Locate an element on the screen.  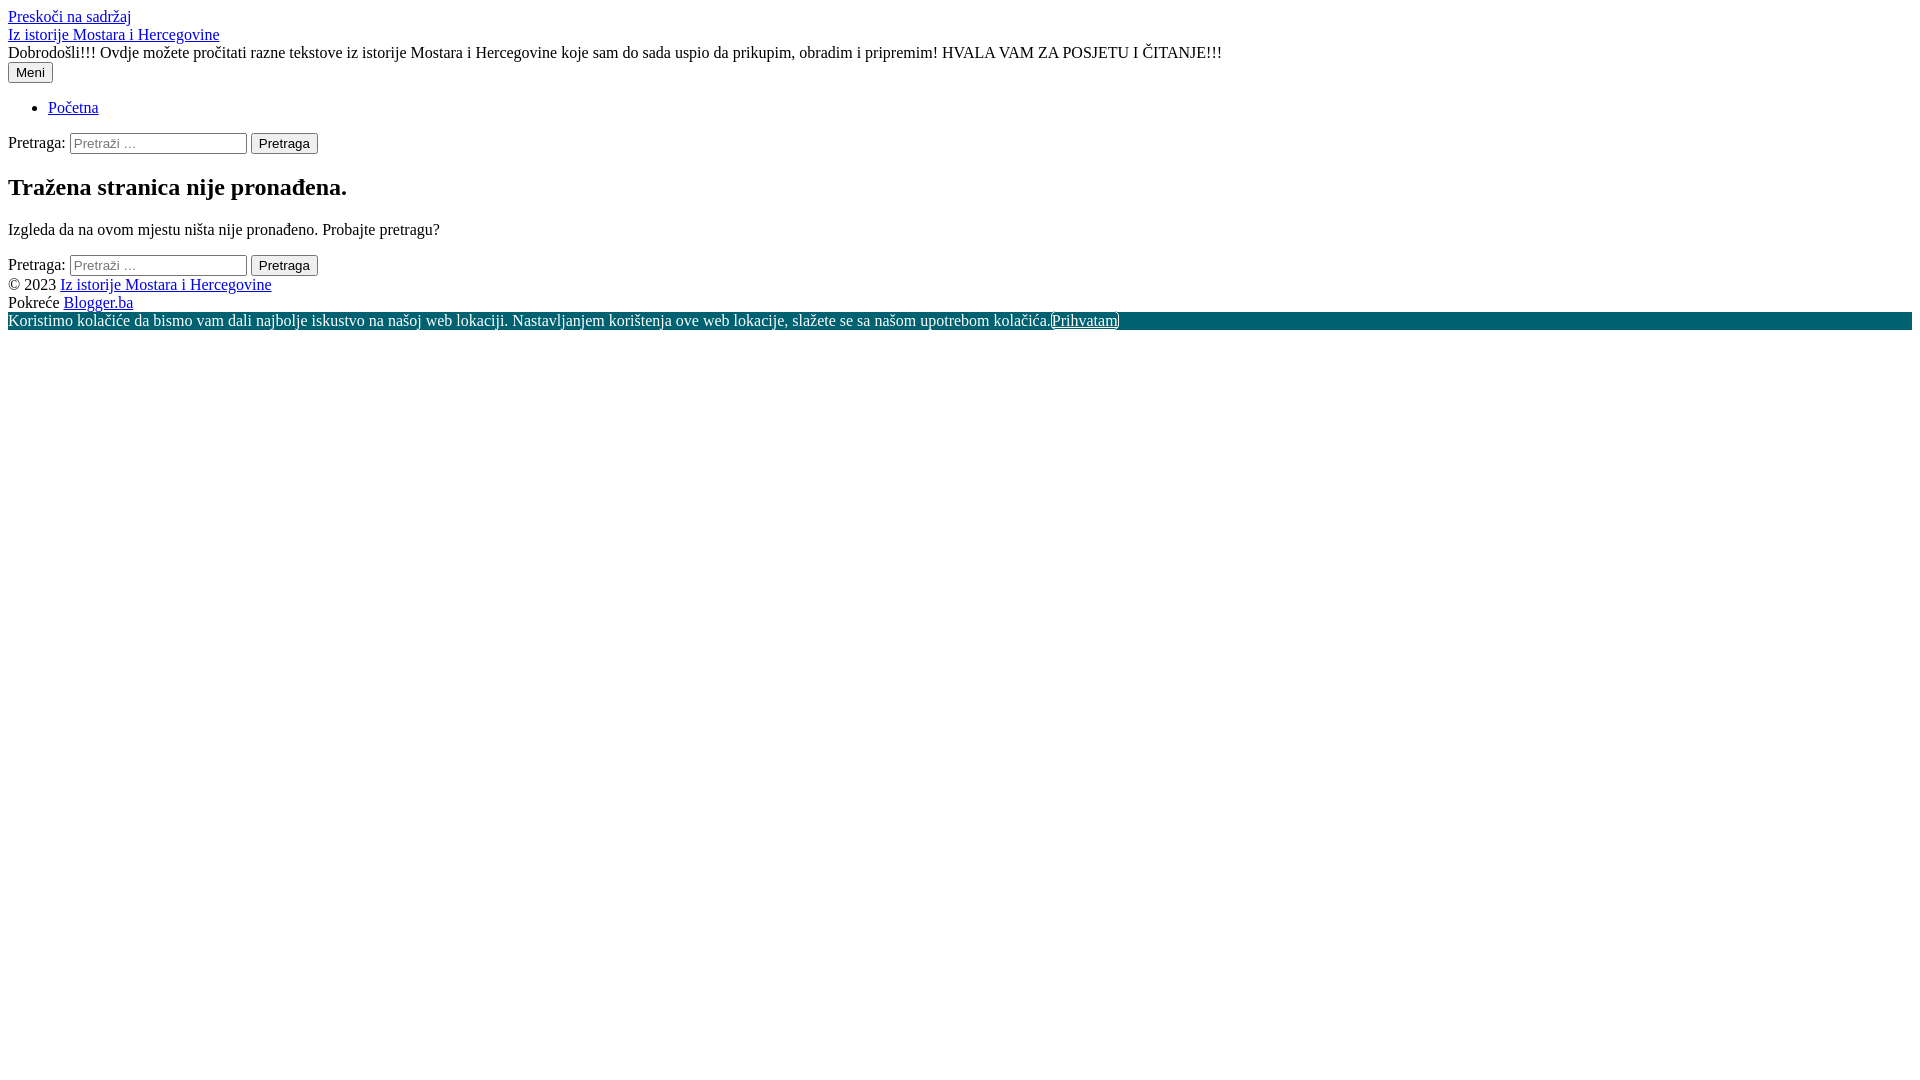
'Blogger.ba' is located at coordinates (98, 302).